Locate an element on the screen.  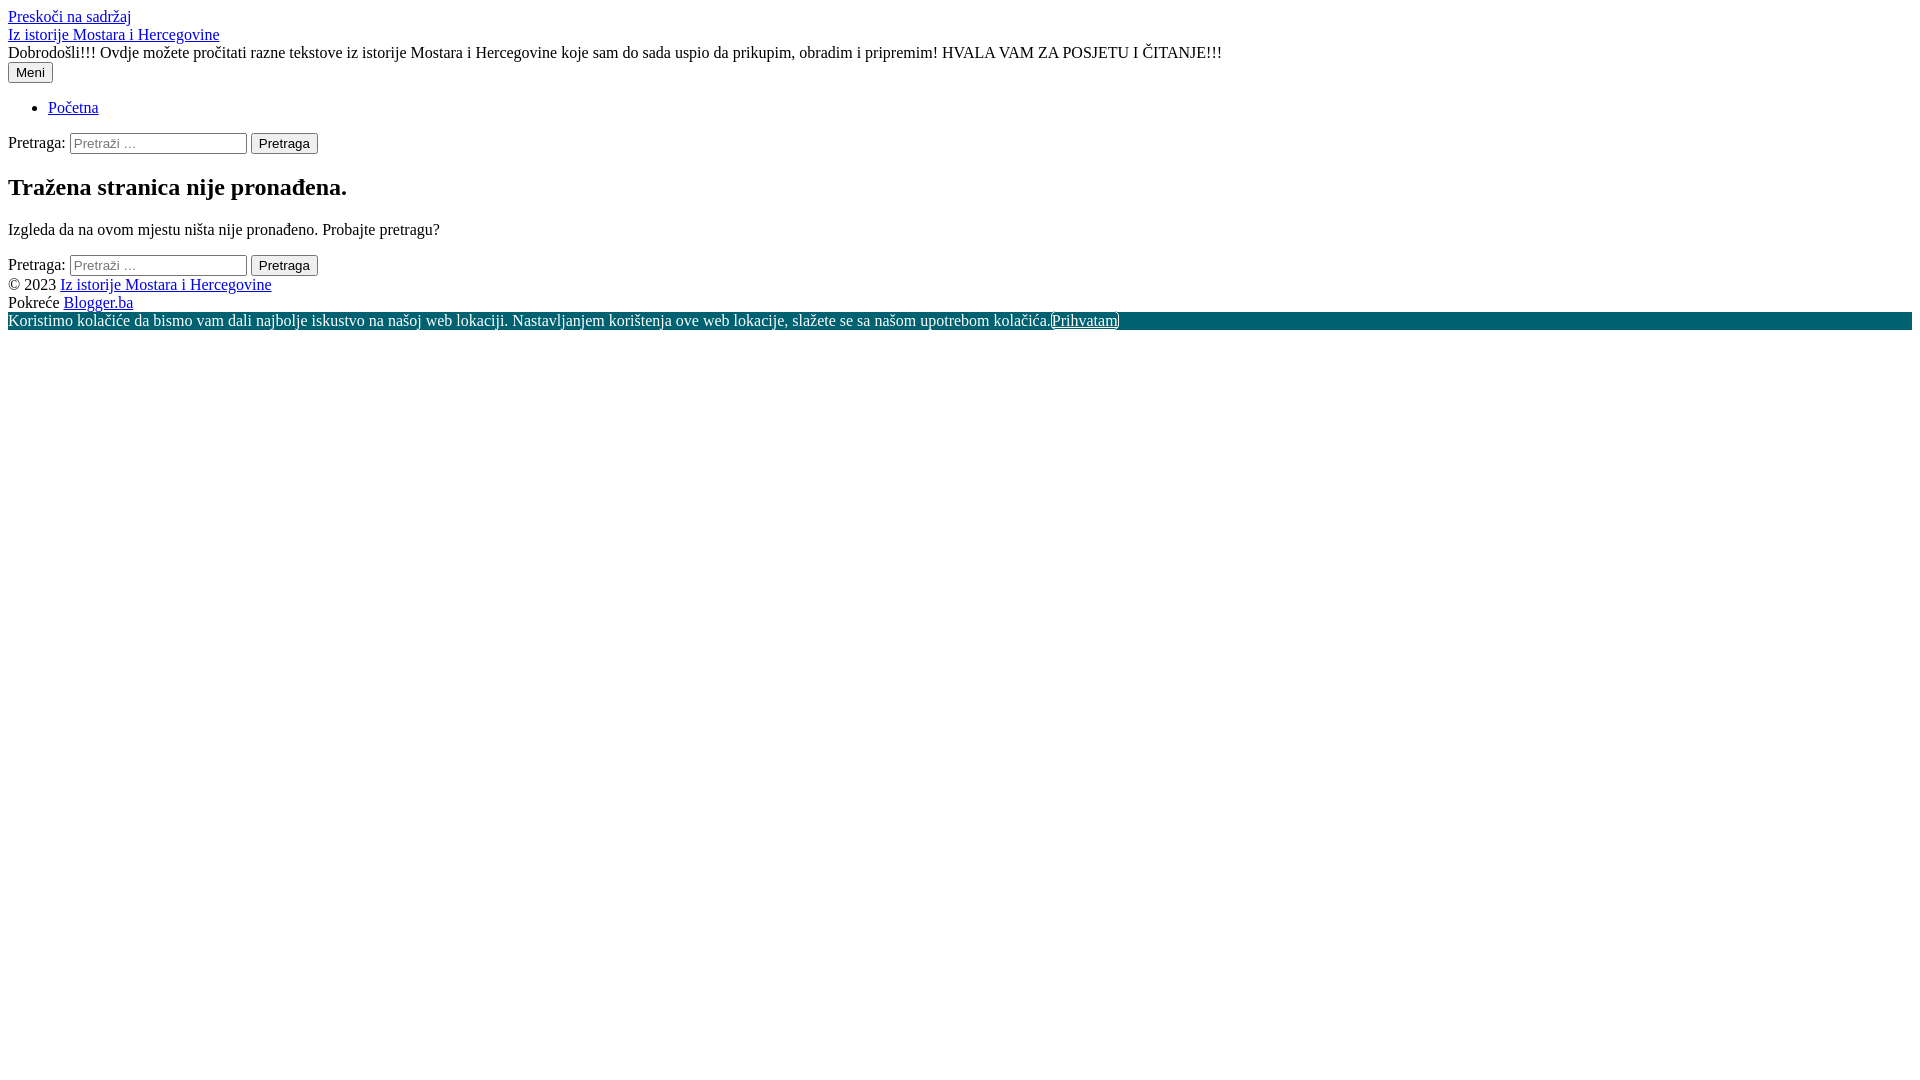
'Blogger.ba' is located at coordinates (98, 302).